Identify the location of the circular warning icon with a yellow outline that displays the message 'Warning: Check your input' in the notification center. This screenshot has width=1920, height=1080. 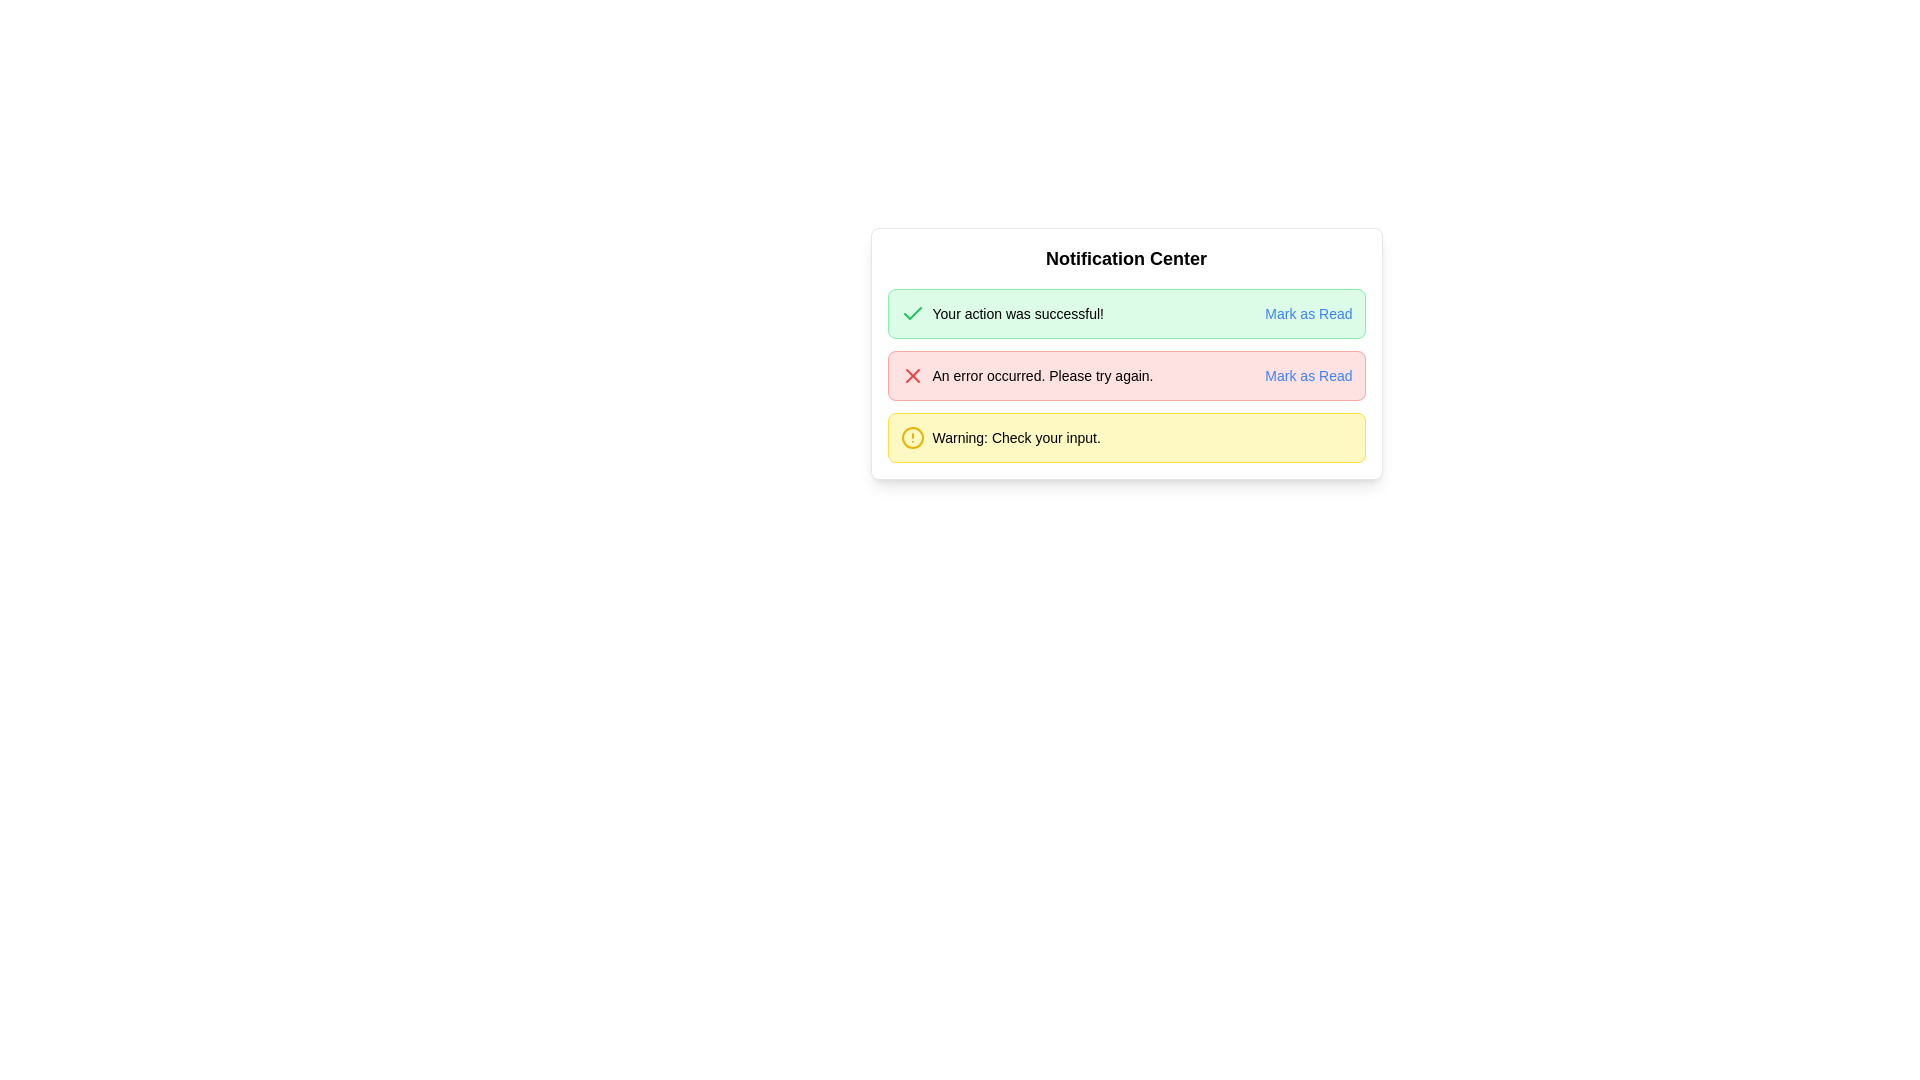
(911, 437).